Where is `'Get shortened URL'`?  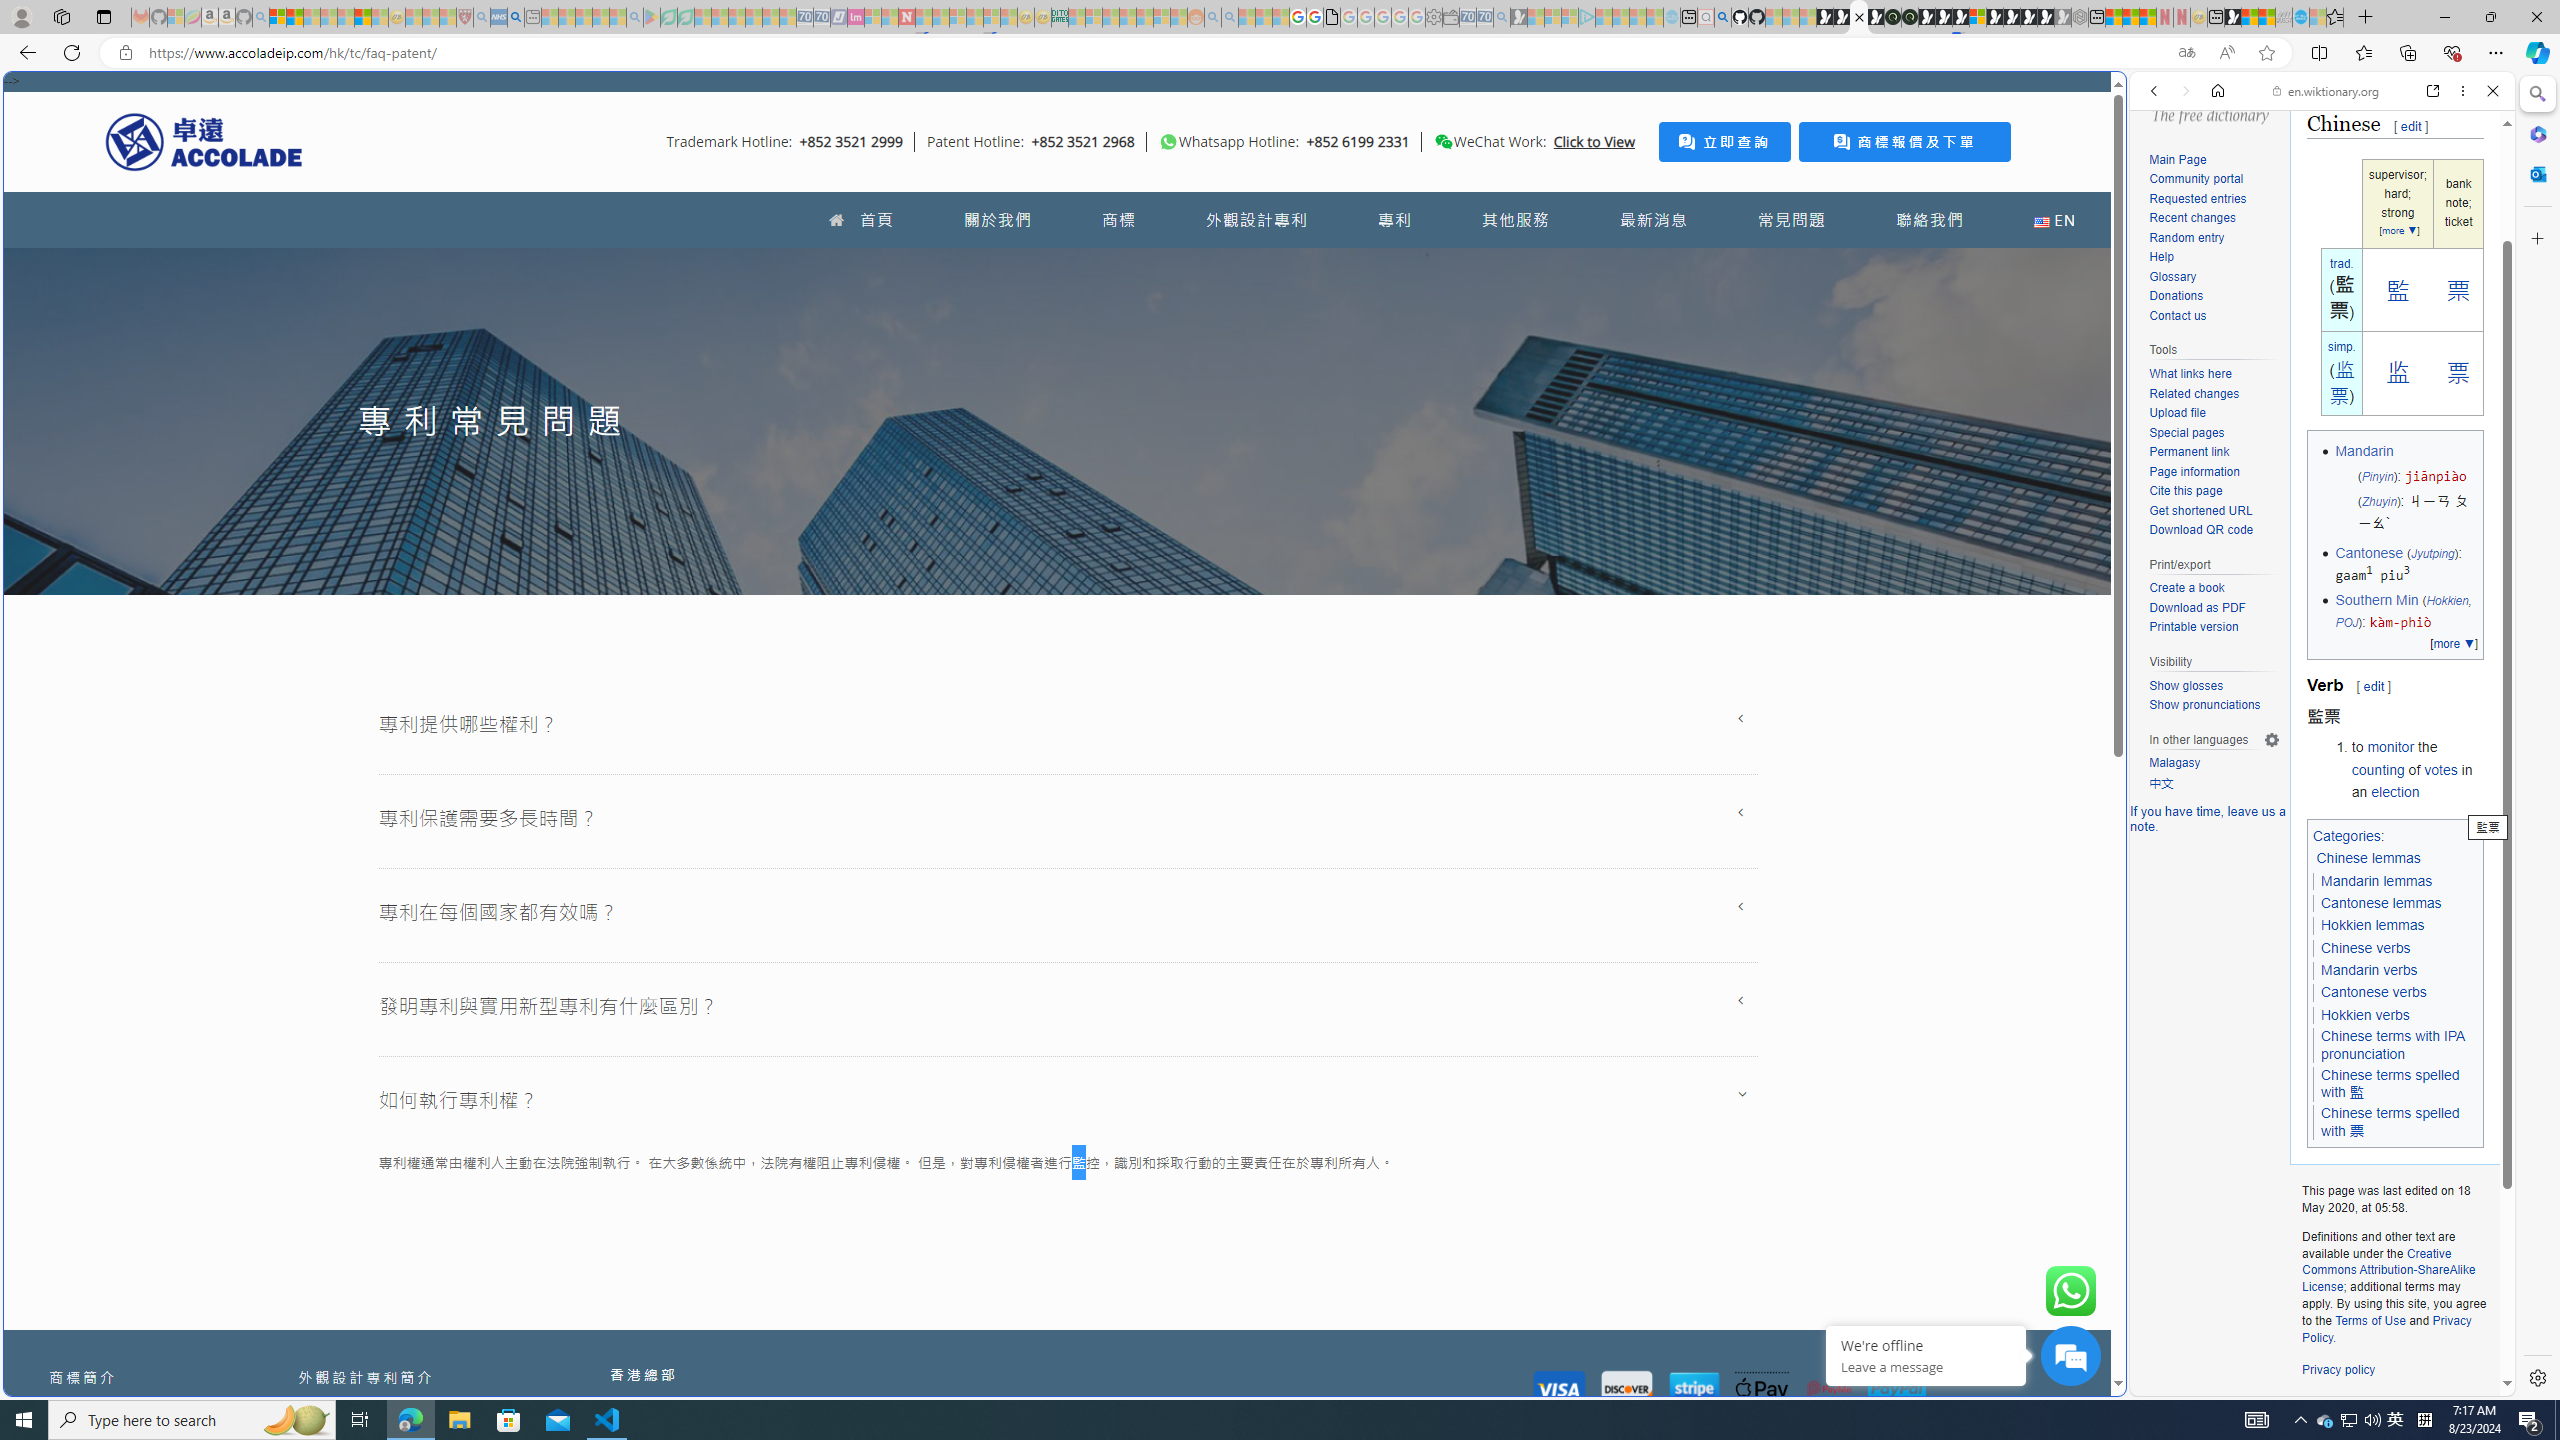
'Get shortened URL' is located at coordinates (2213, 510).